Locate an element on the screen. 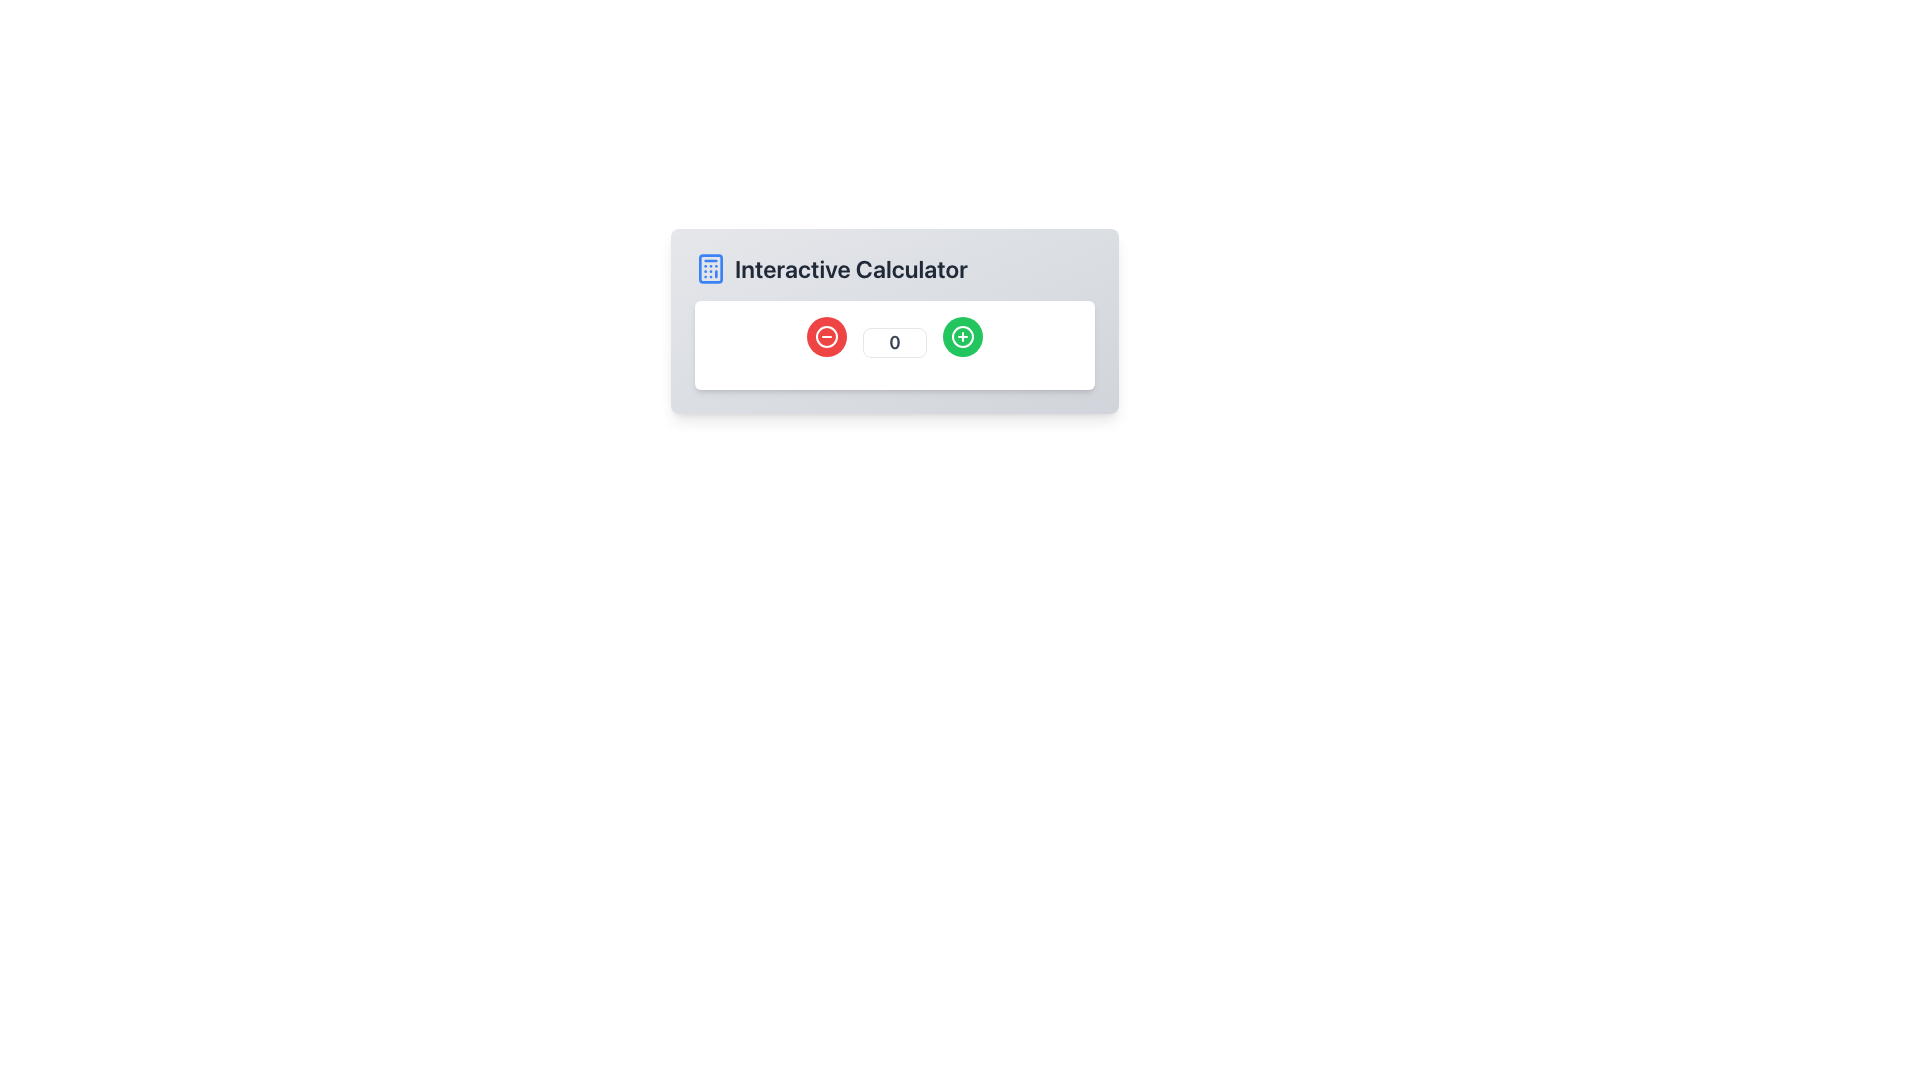 This screenshot has width=1920, height=1080. the green button with a plus symbol on the interactive calculator interface to increment the displayed value is located at coordinates (893, 344).